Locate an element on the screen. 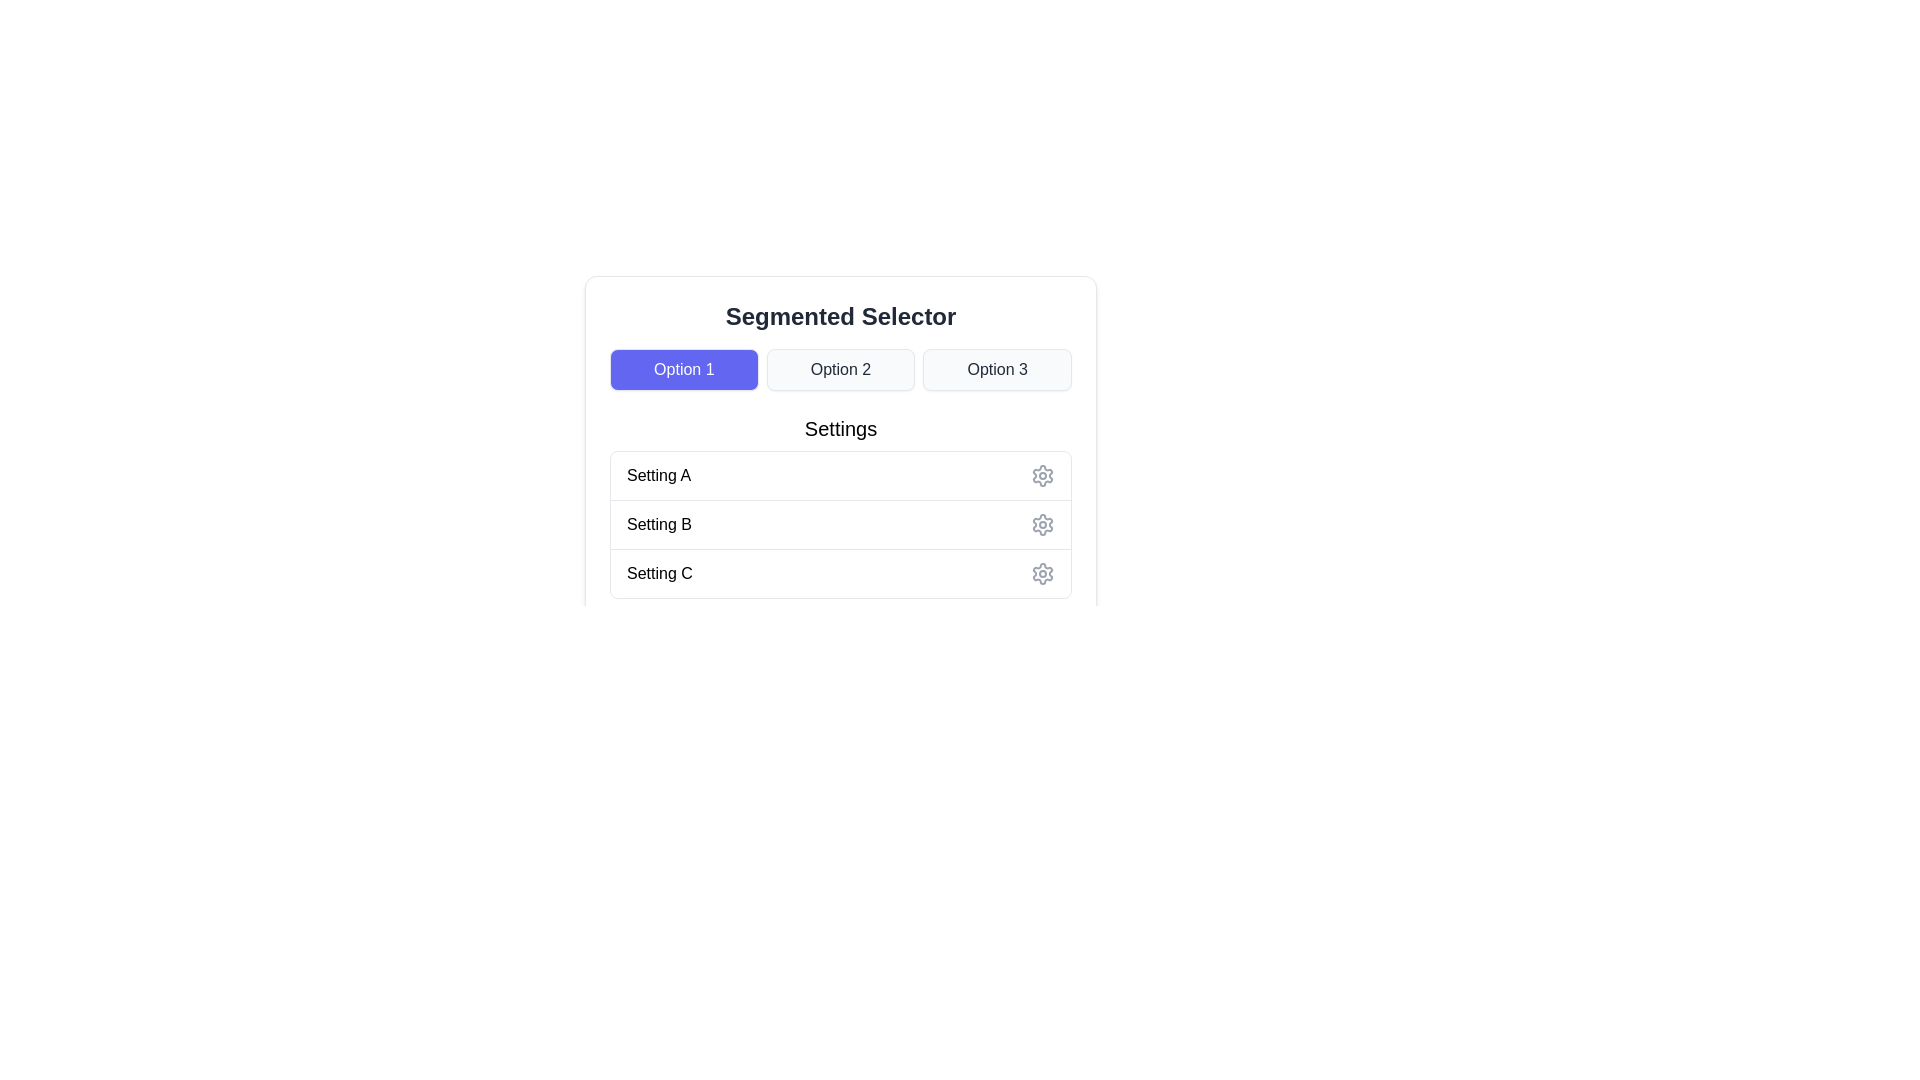 The image size is (1920, 1080). the gear icon located at the far-right end of the third row labeled 'Setting C' in the settings list is located at coordinates (1041, 574).